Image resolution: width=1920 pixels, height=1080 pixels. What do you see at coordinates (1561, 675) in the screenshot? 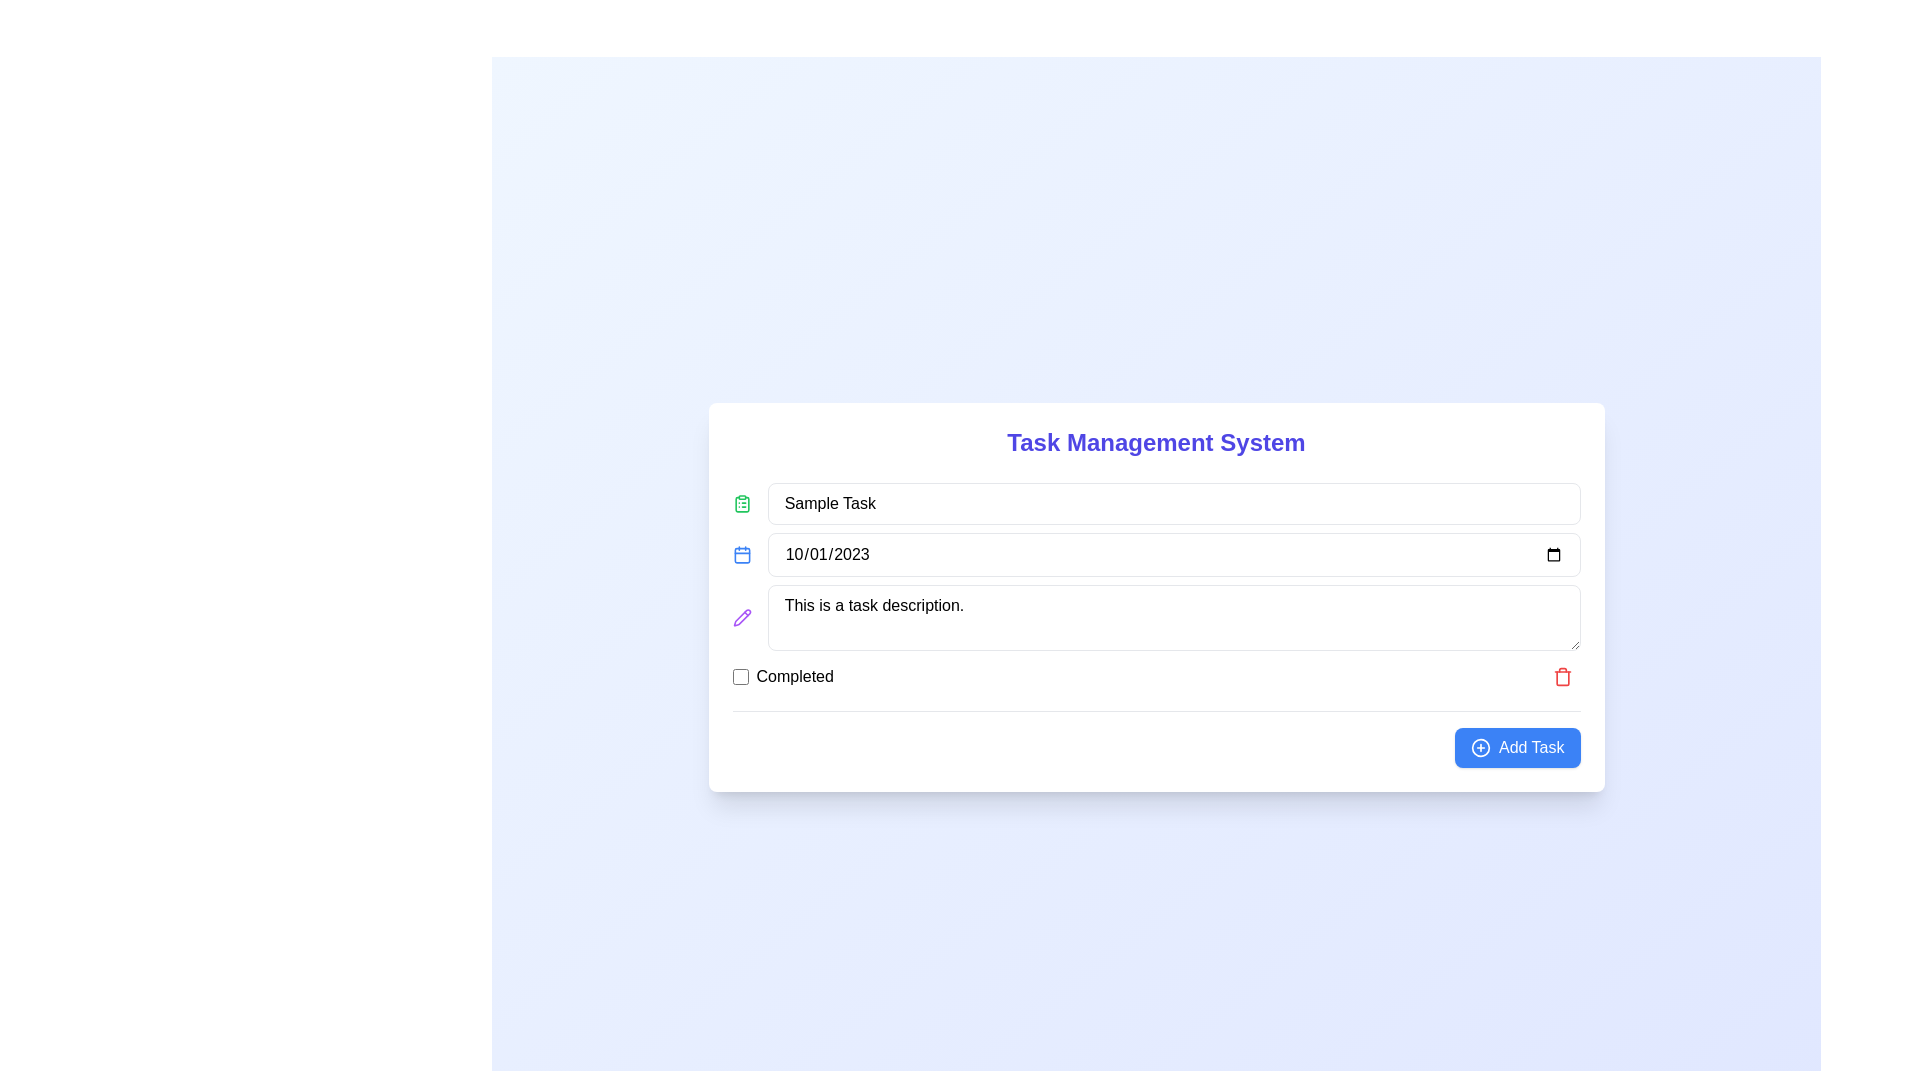
I see `the red trash bin icon button located near the bottom-right corner of the input area` at bounding box center [1561, 675].